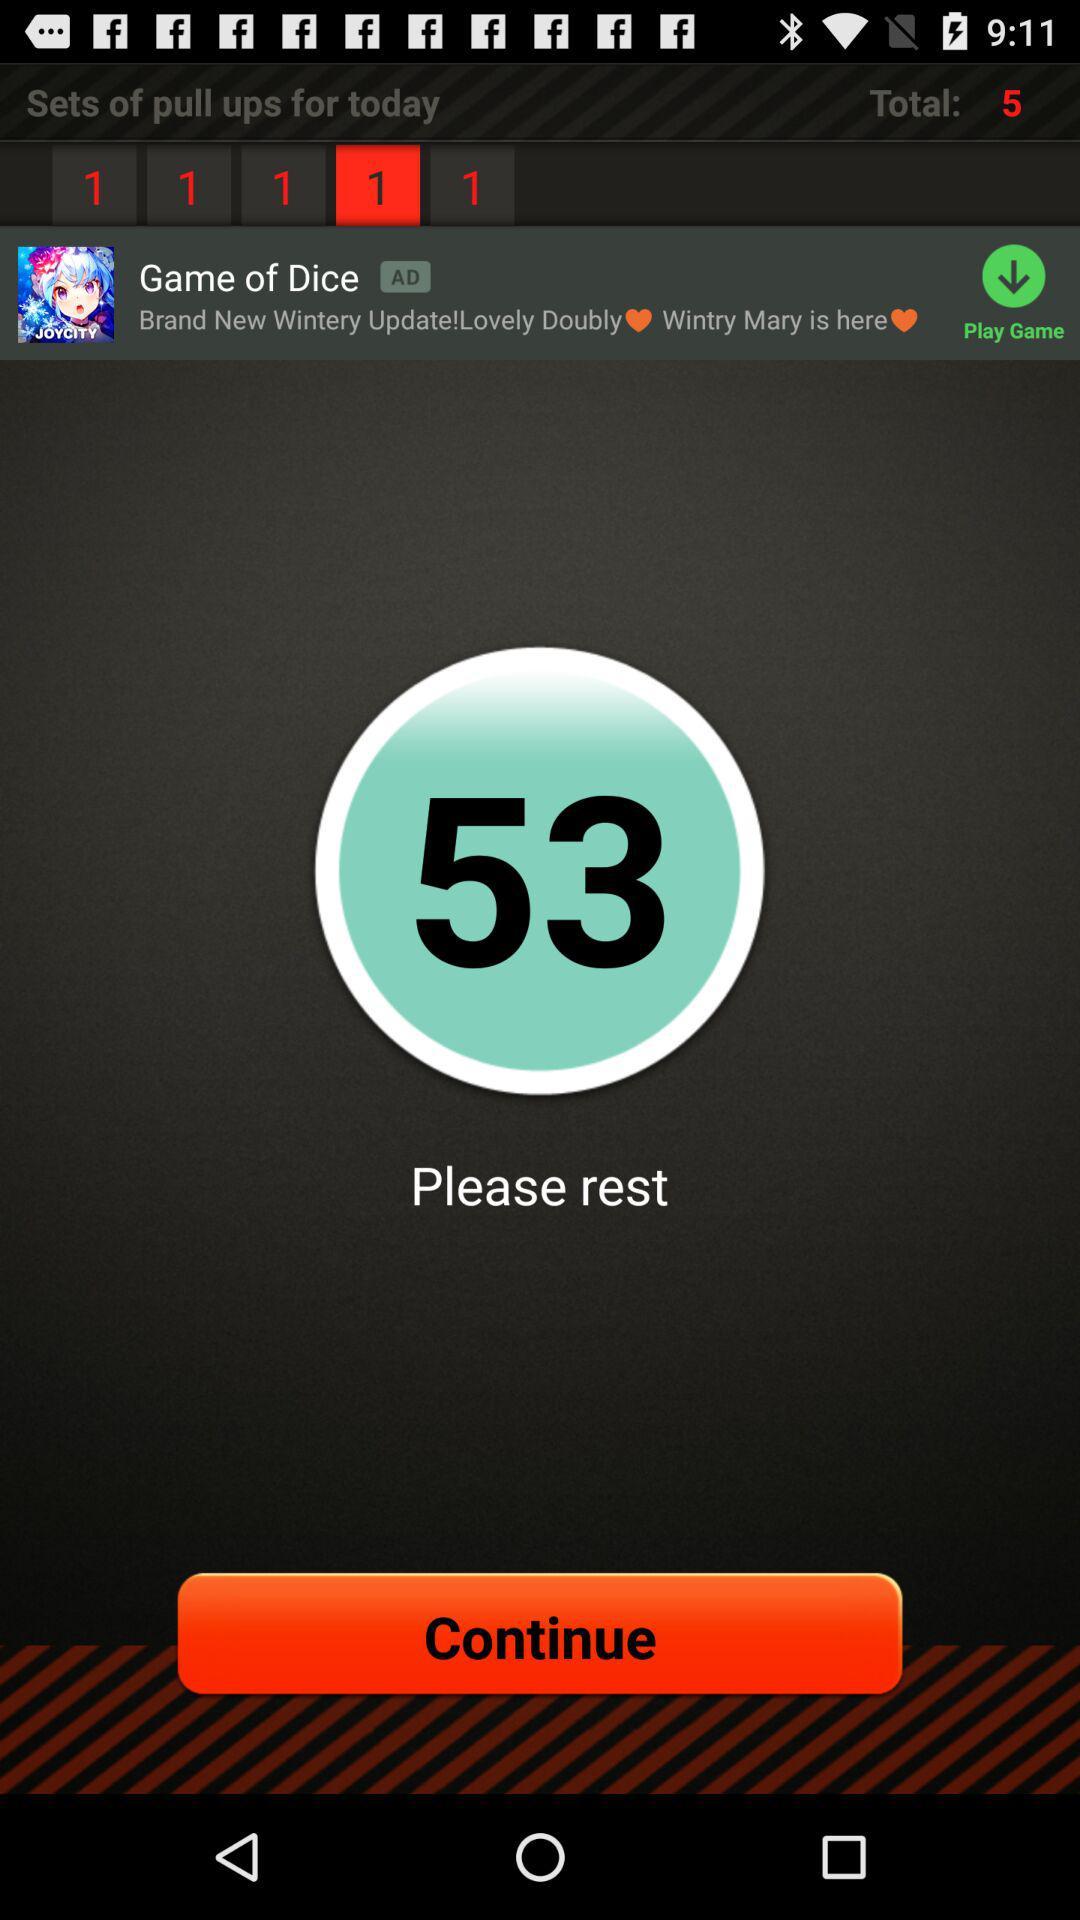 This screenshot has height=1920, width=1080. What do you see at coordinates (1021, 293) in the screenshot?
I see `icon next to the brand new wintery` at bounding box center [1021, 293].